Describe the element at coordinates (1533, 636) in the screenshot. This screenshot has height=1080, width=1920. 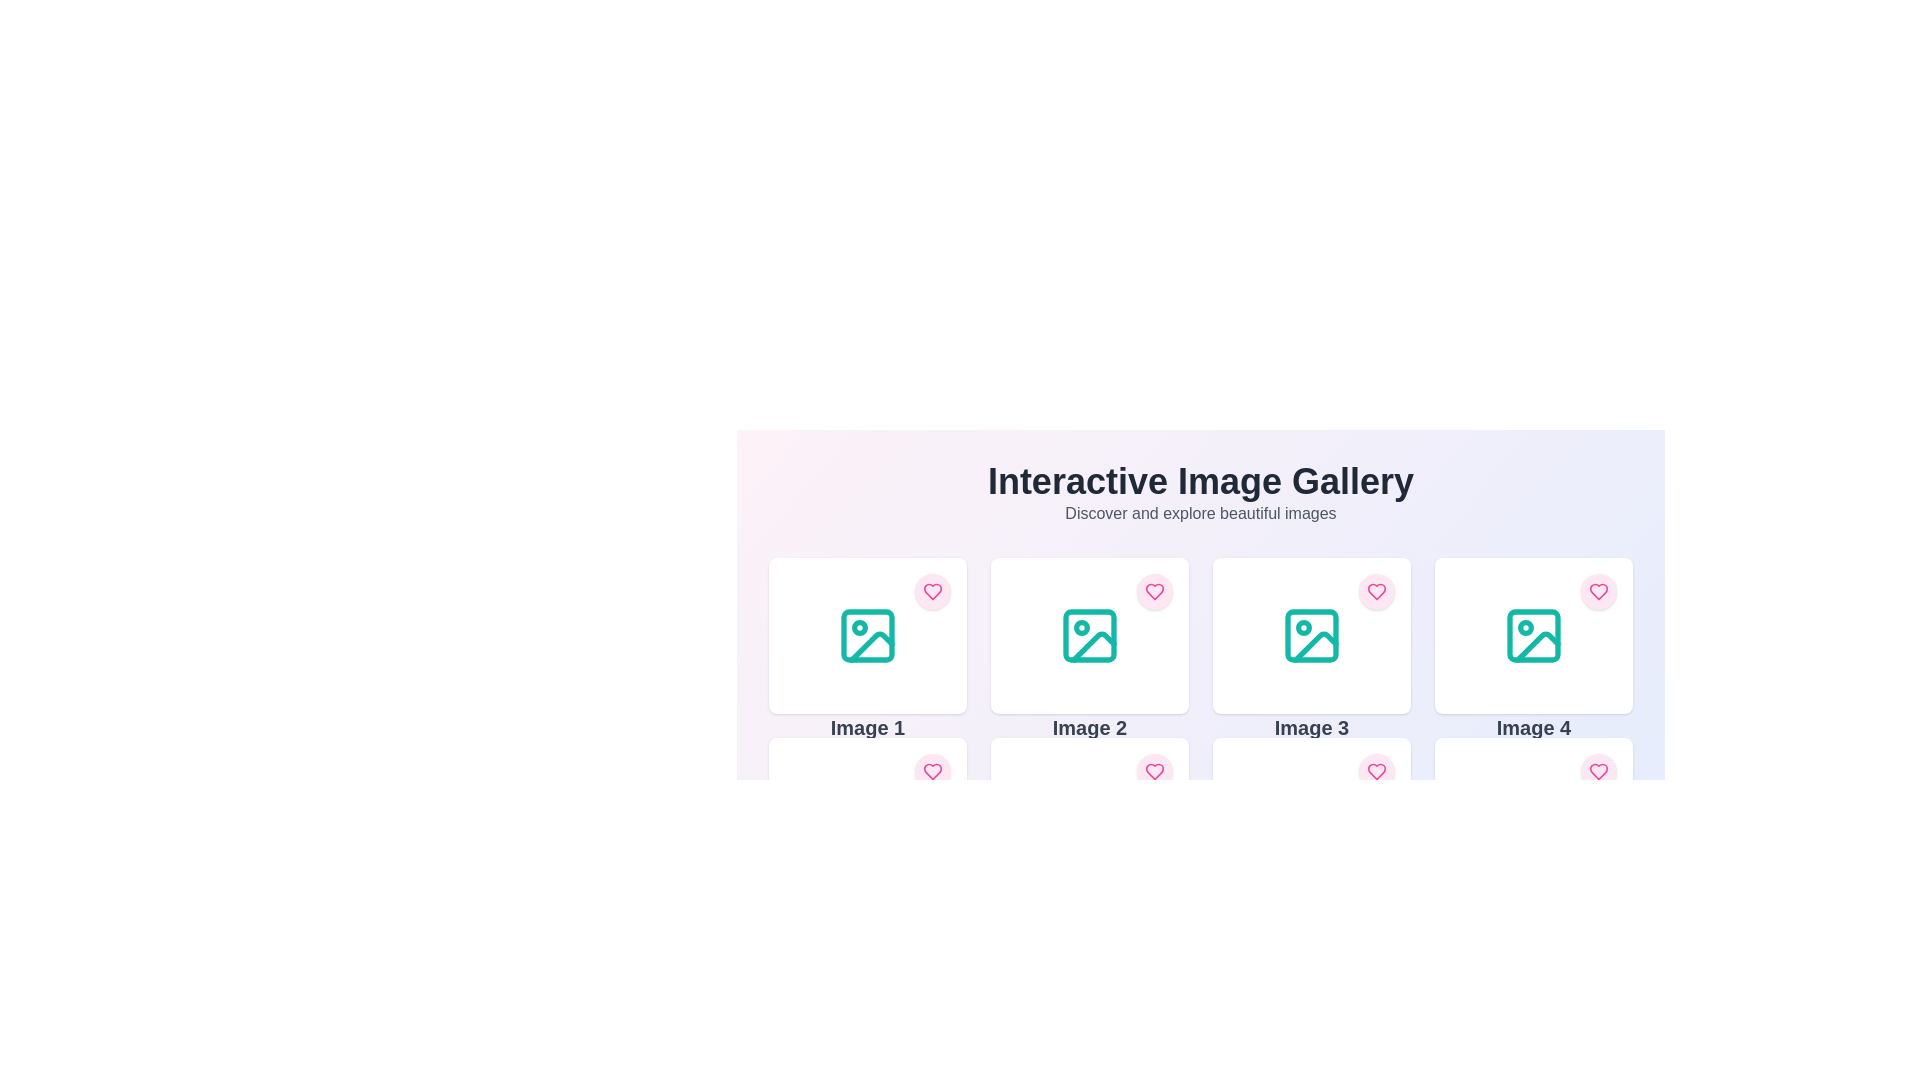
I see `the graphical icon located in the fourth image card of the gallery to interact with it` at that location.